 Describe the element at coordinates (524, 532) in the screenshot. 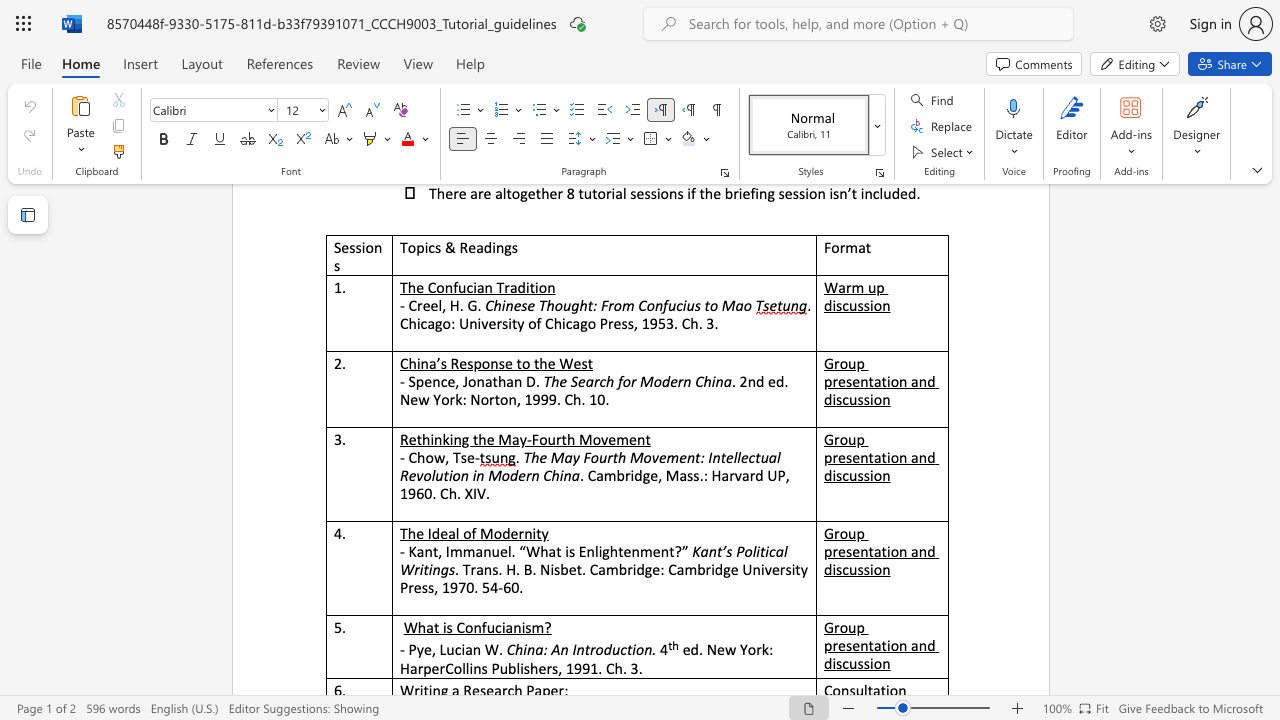

I see `the subset text "ni" within the text "The Ideal of Modernity"` at that location.